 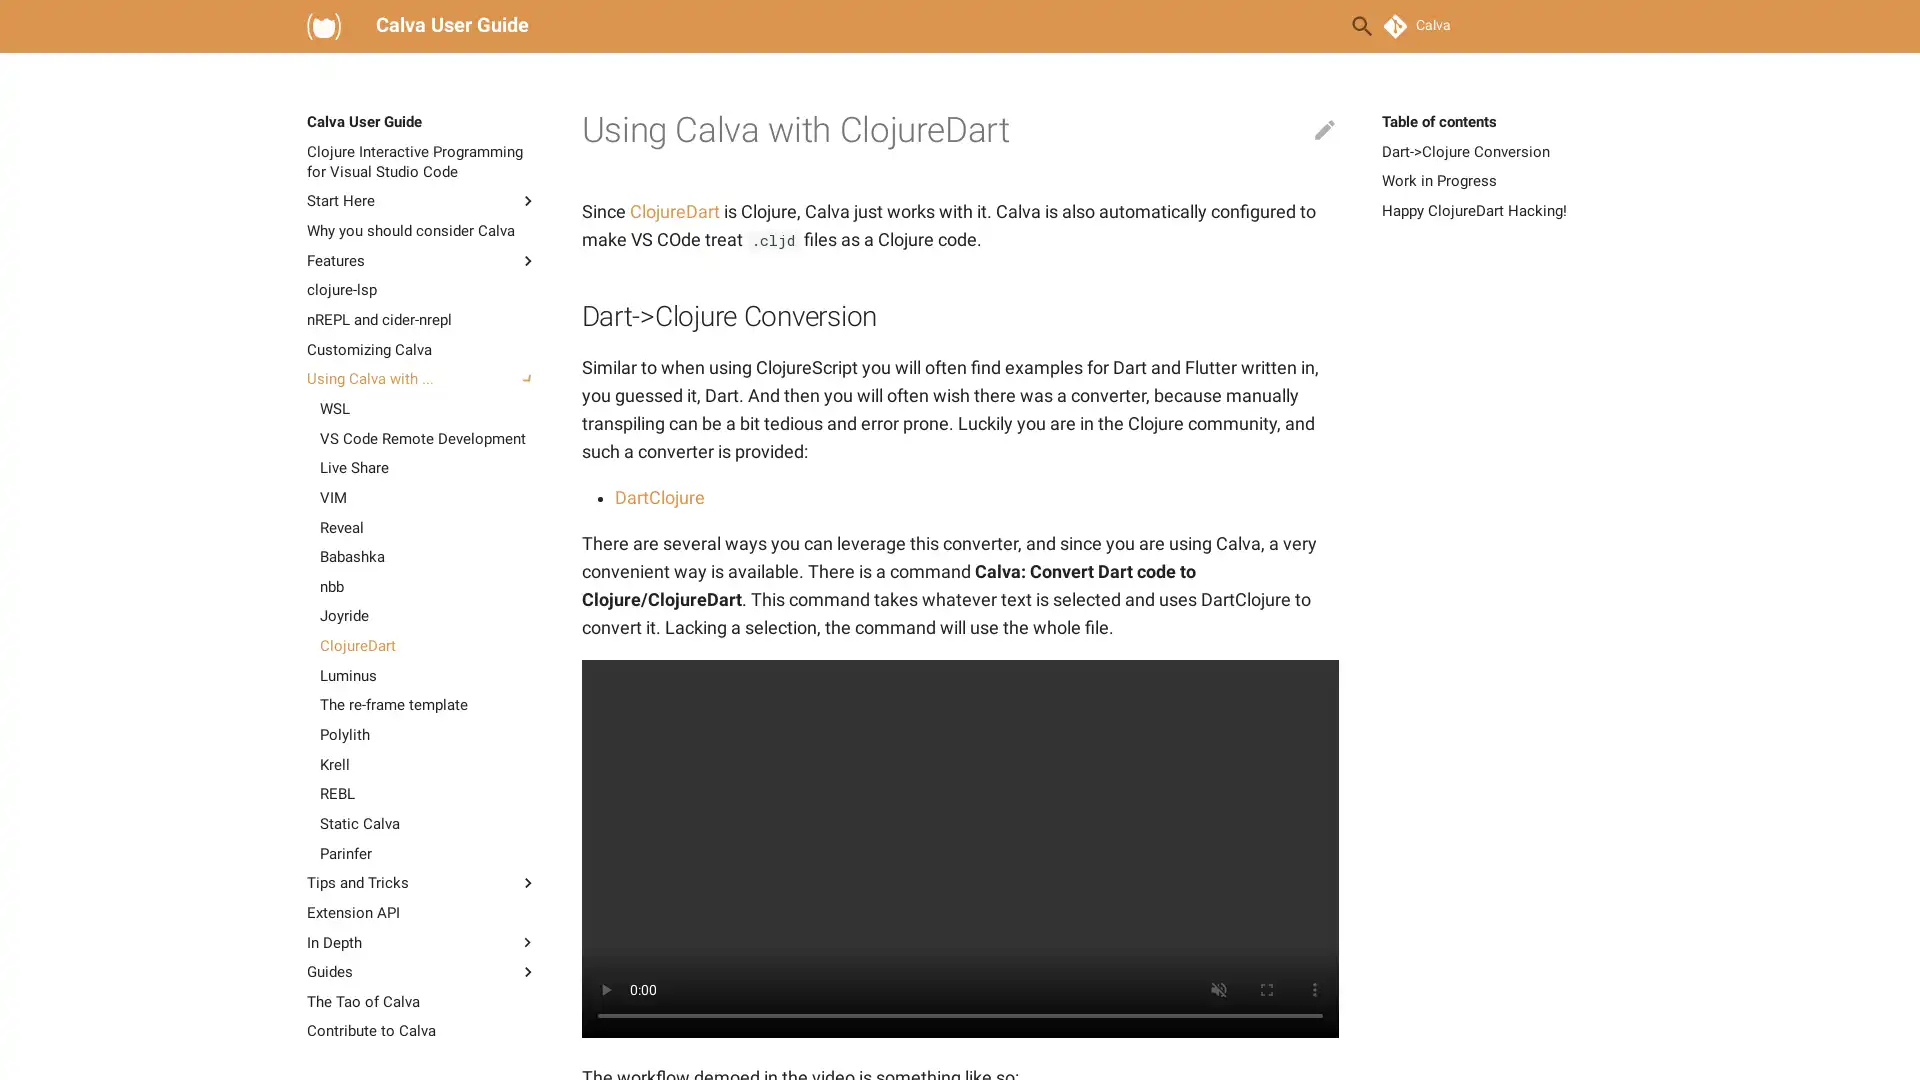 I want to click on Clear, so click(x=1314, y=26).